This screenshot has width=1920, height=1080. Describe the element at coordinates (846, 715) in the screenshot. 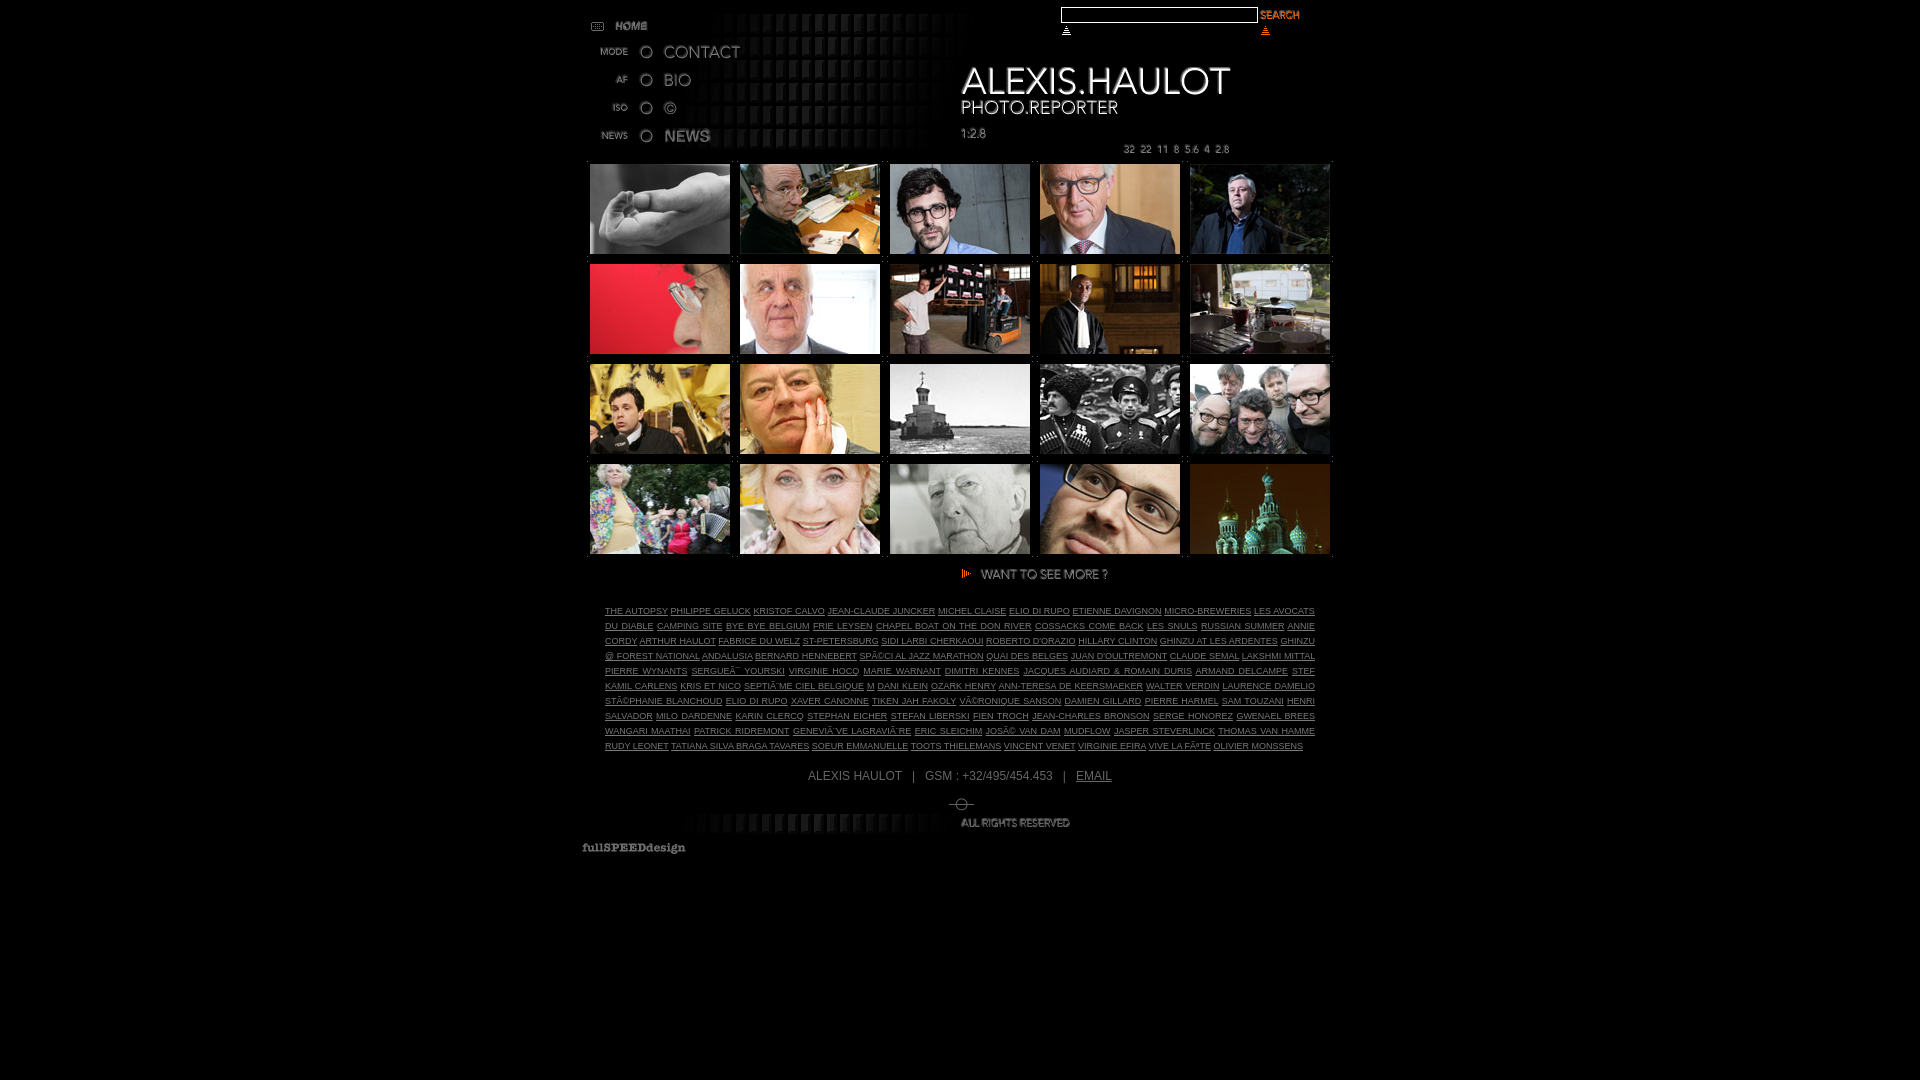

I see `'STEPHAN EICHER'` at that location.